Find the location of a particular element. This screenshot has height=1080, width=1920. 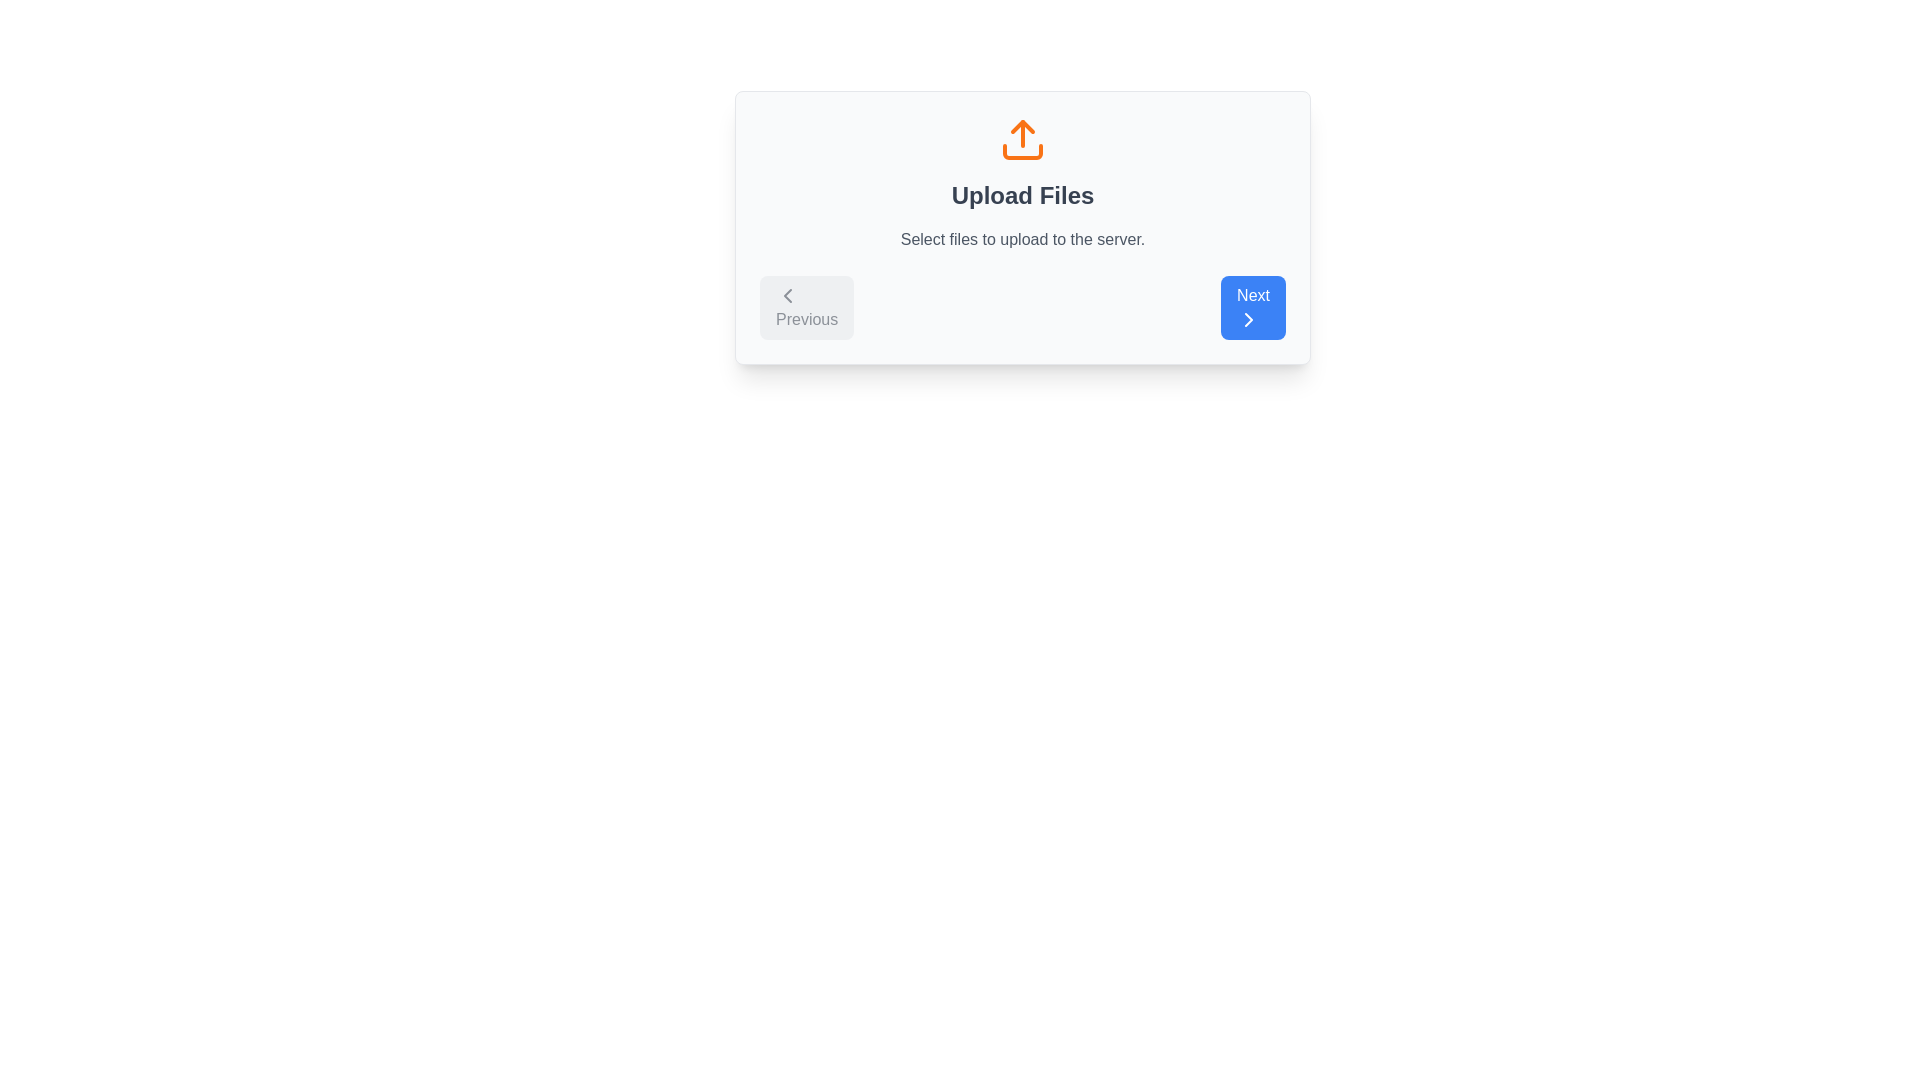

the text label with the content 'Upload Files', which is styled in a large, bold gray font and located centrally below an orange upload icon is located at coordinates (1022, 196).